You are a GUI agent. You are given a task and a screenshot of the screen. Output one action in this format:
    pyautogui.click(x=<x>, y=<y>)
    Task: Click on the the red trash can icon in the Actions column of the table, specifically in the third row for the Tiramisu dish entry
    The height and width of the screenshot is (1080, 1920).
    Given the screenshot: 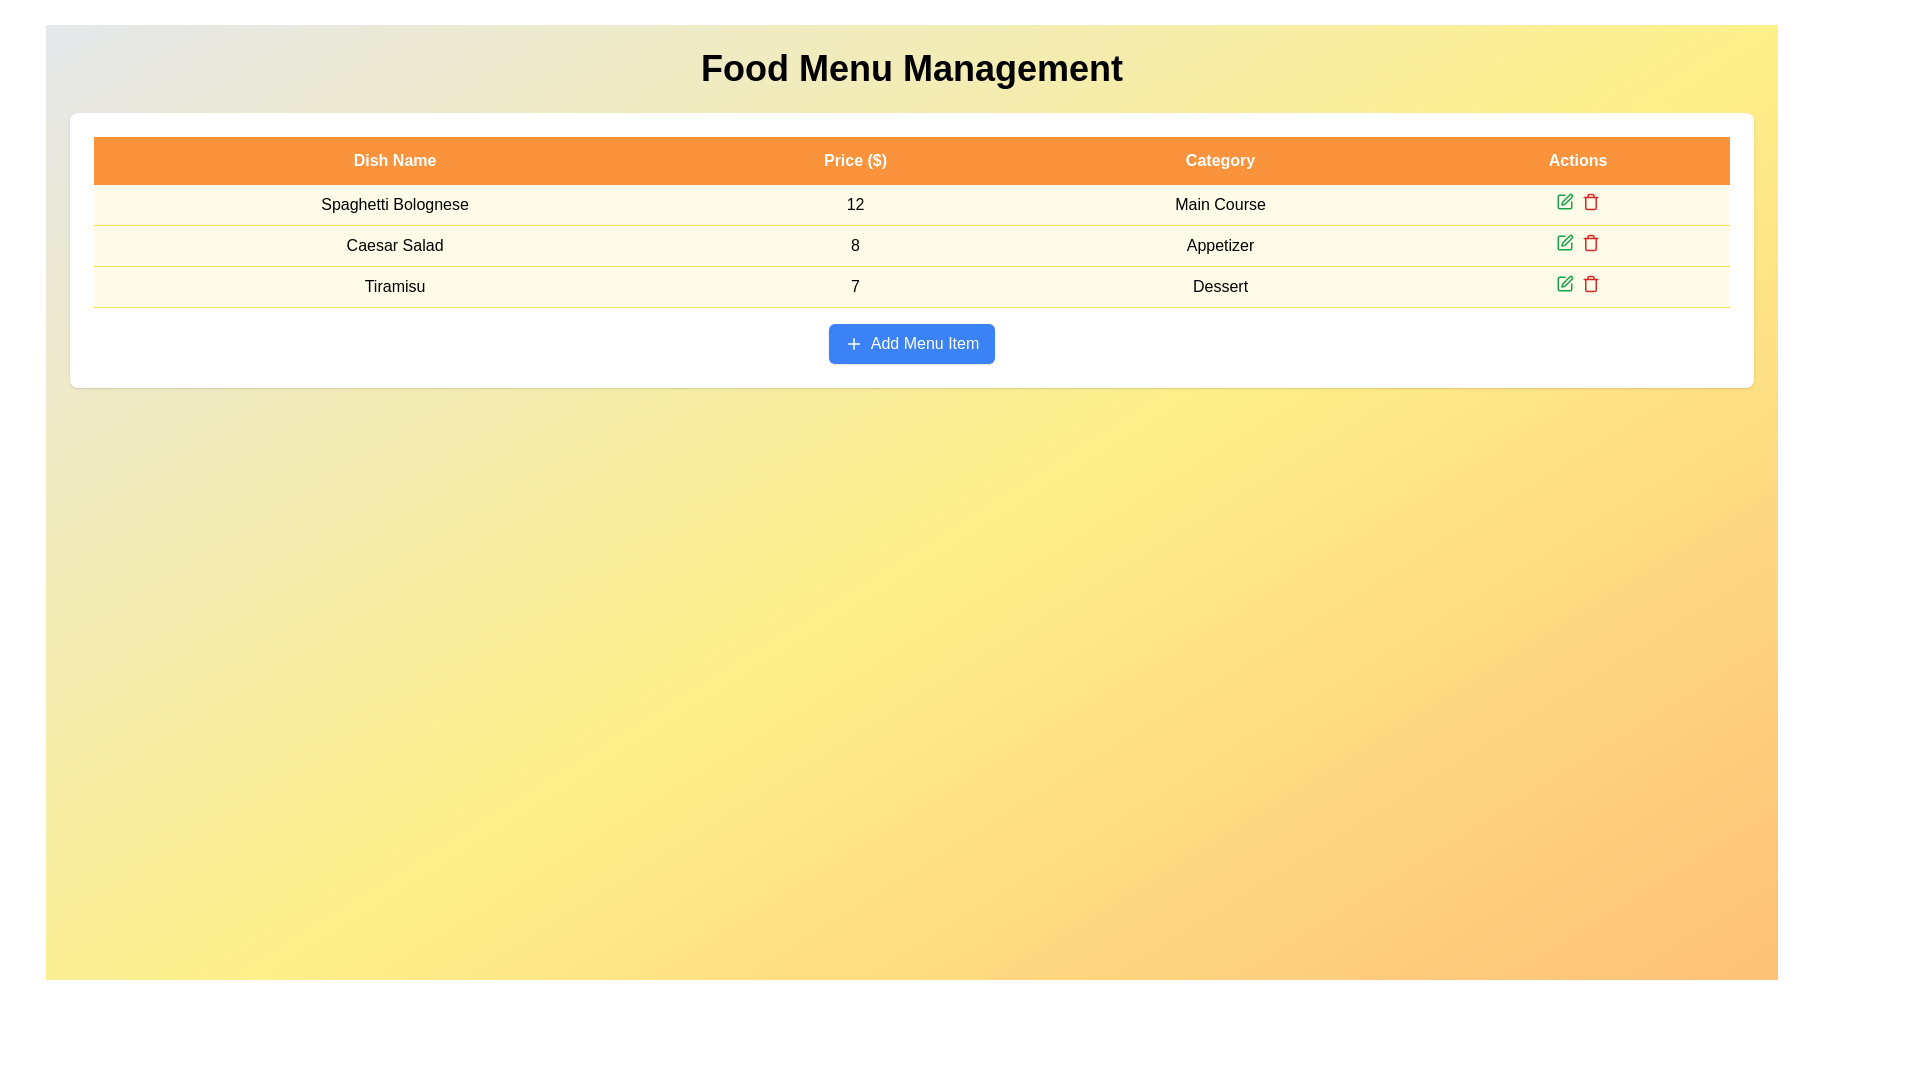 What is the action you would take?
    pyautogui.click(x=1590, y=284)
    